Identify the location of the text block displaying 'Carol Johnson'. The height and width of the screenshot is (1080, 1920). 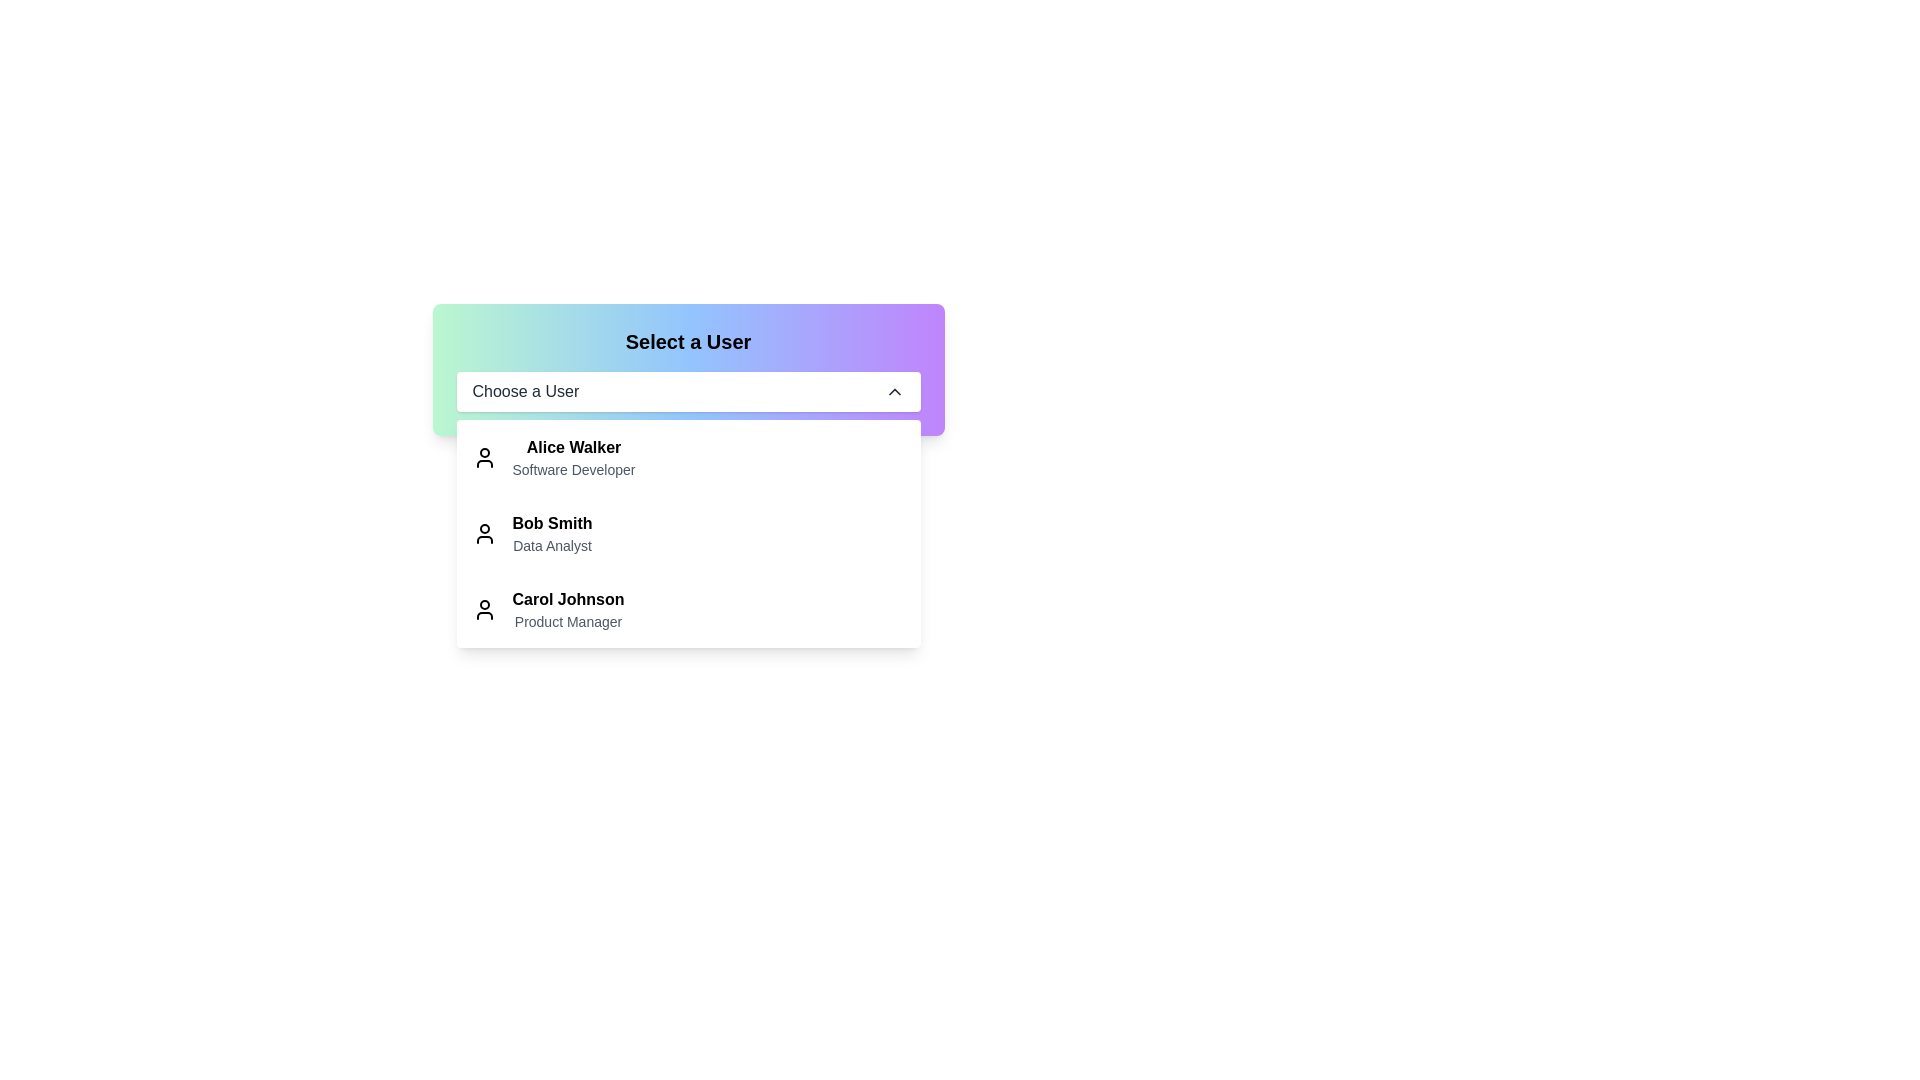
(567, 608).